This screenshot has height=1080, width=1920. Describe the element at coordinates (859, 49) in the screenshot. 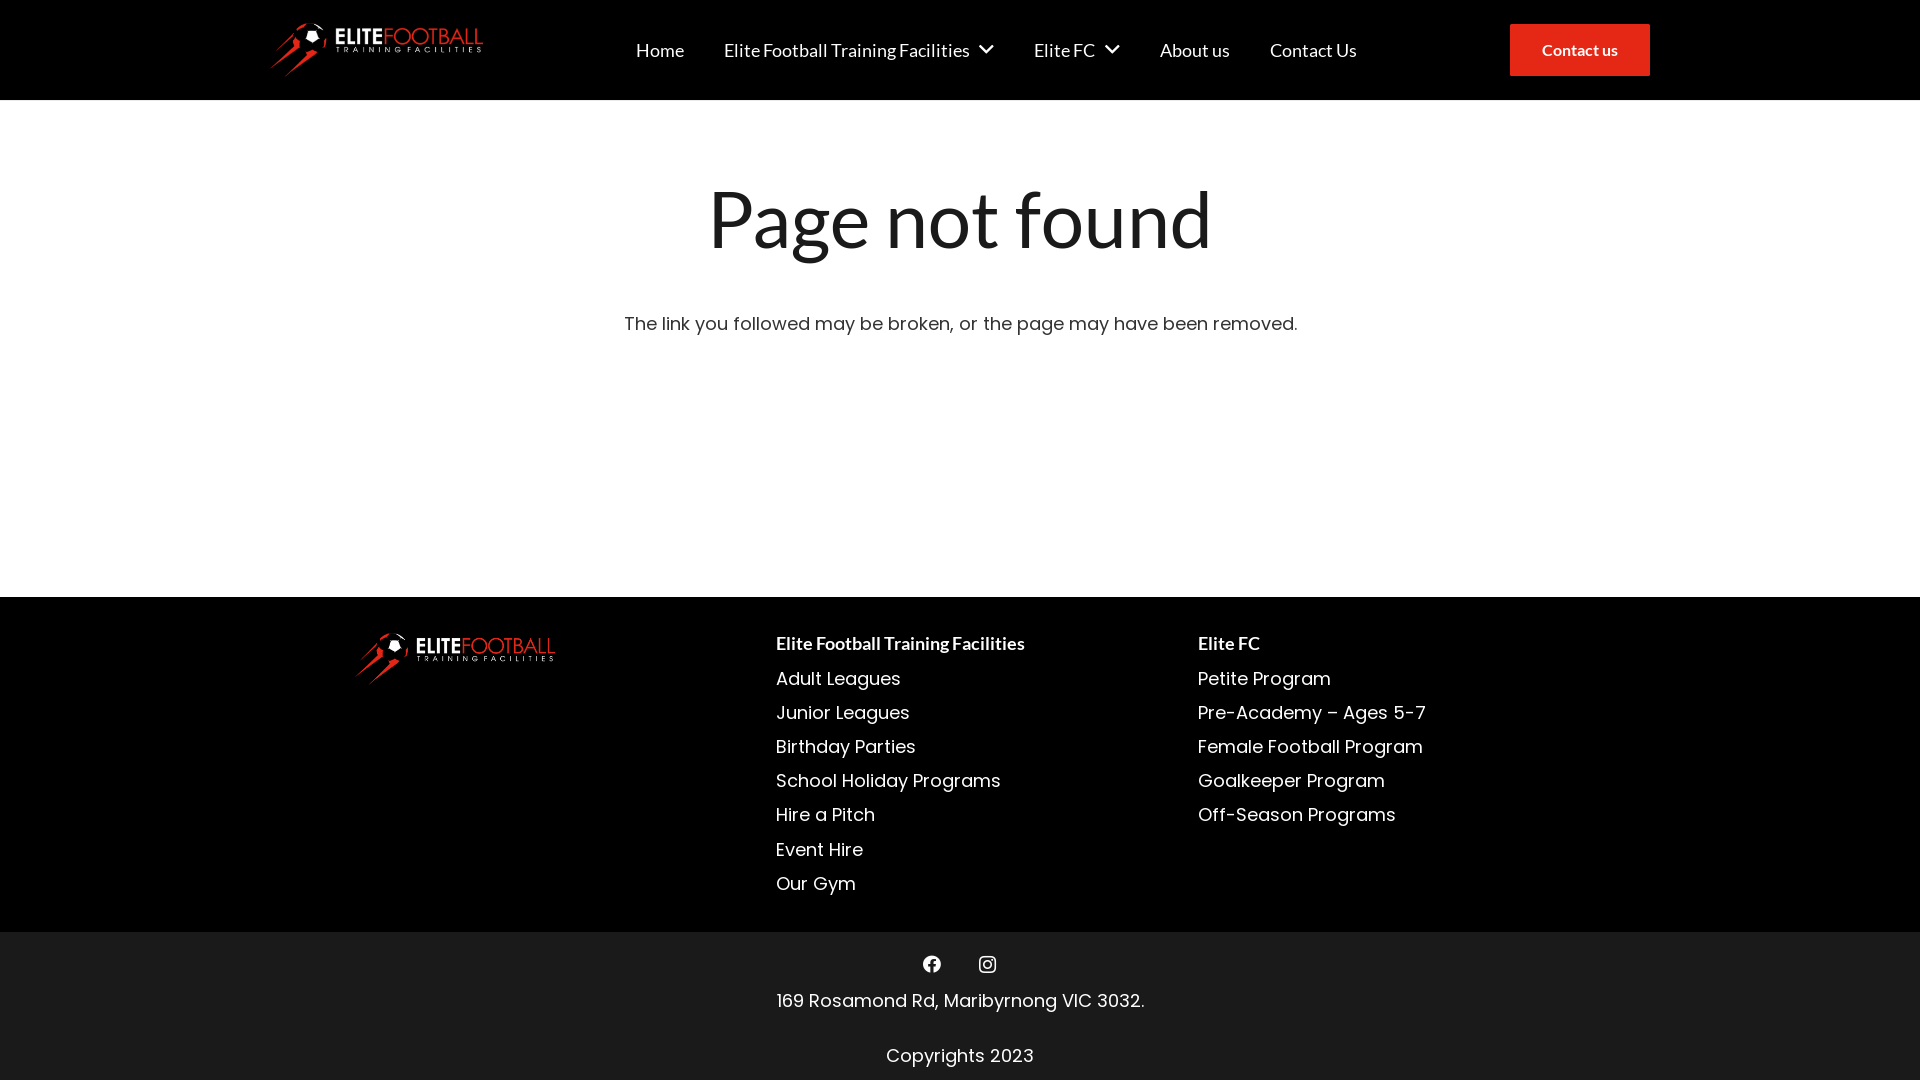

I see `'Elite Football Training Facilities'` at that location.